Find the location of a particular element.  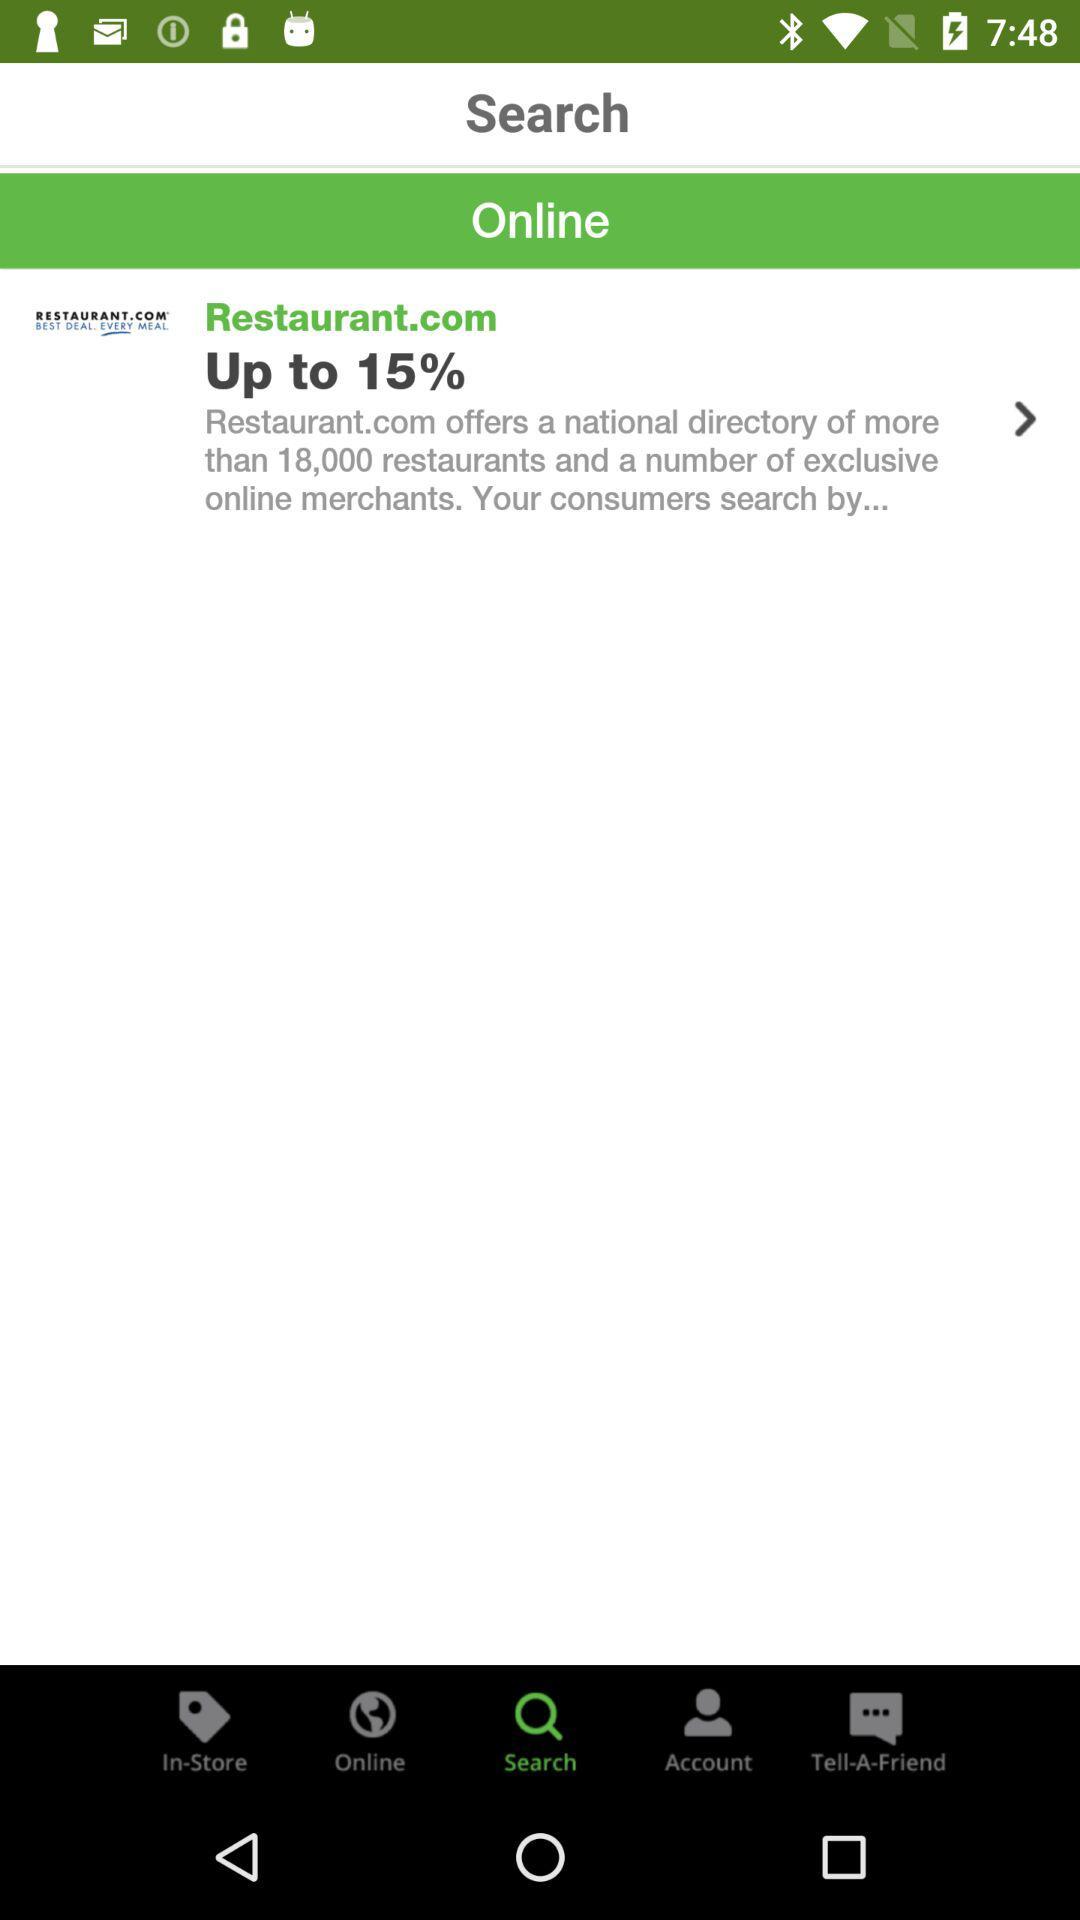

the avatar icon is located at coordinates (707, 1728).